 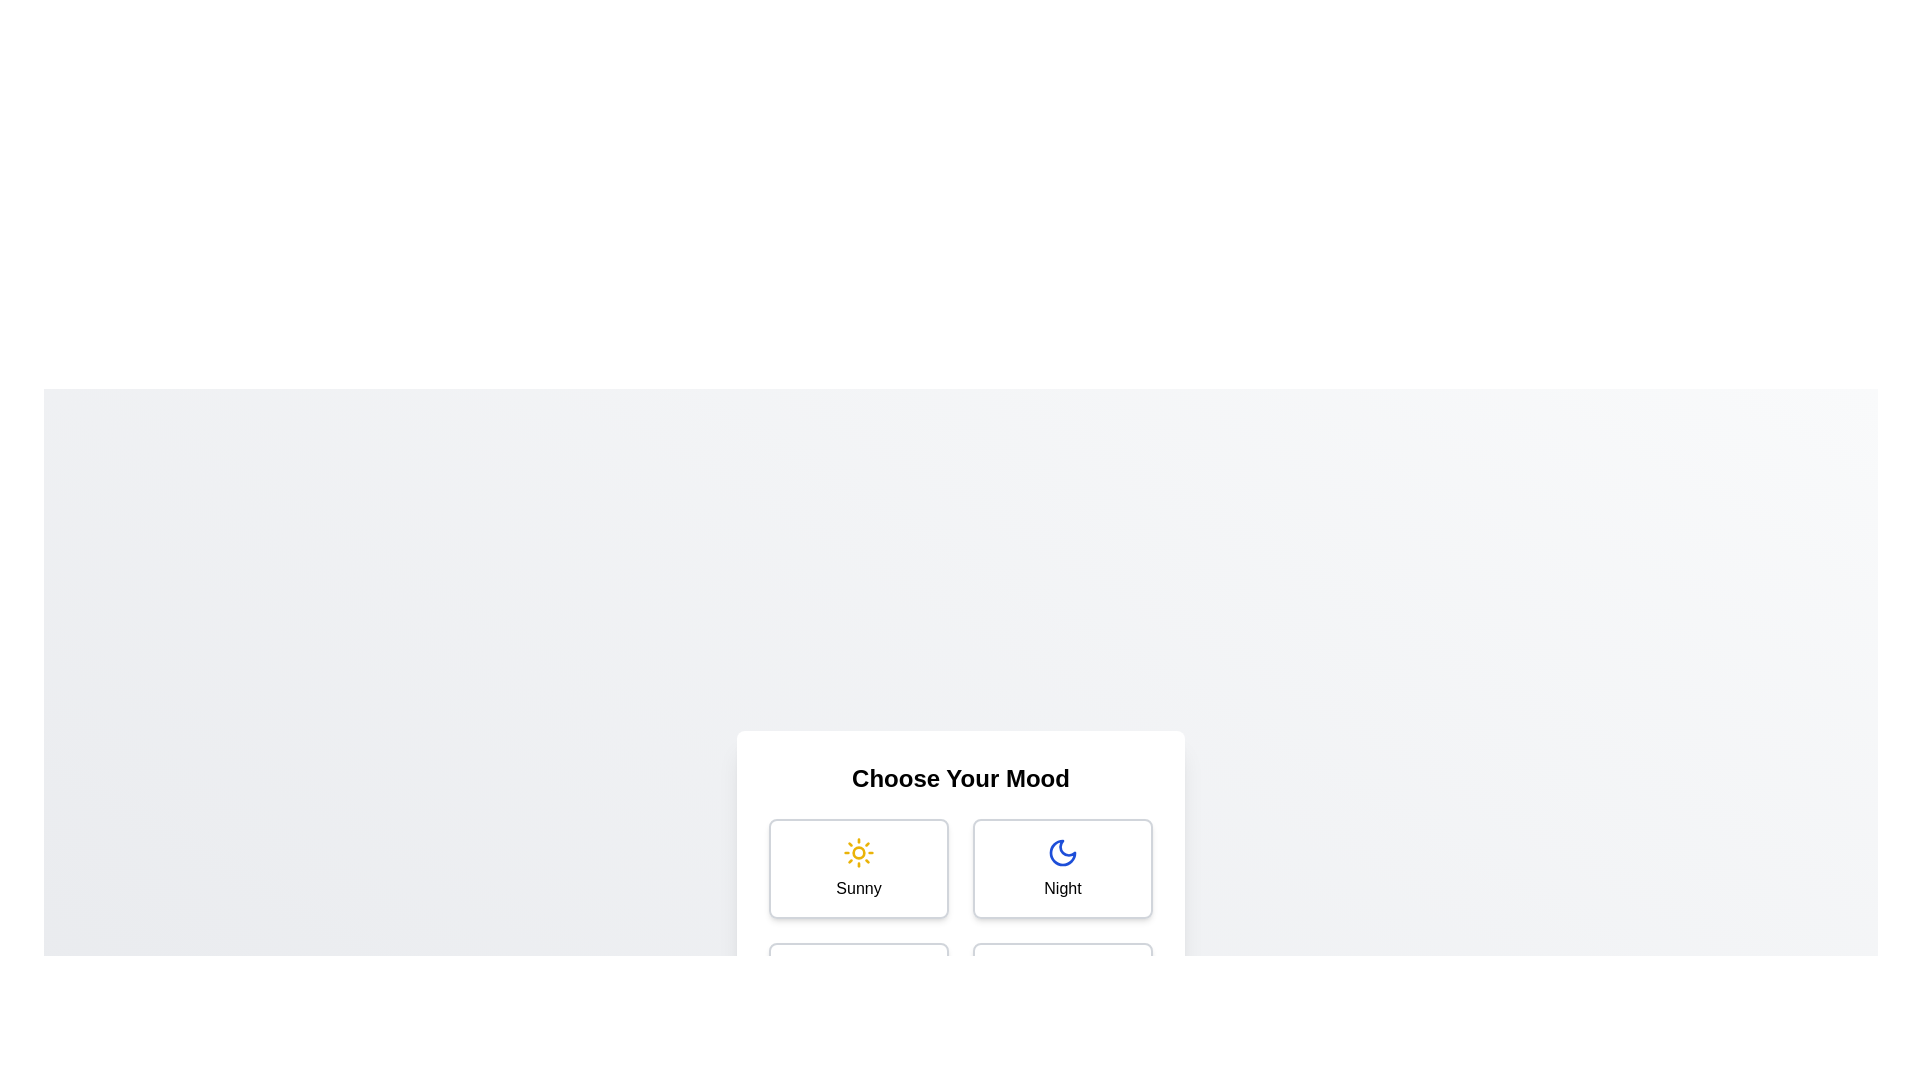 I want to click on the mood Sunny by clicking on its corresponding option, so click(x=859, y=867).